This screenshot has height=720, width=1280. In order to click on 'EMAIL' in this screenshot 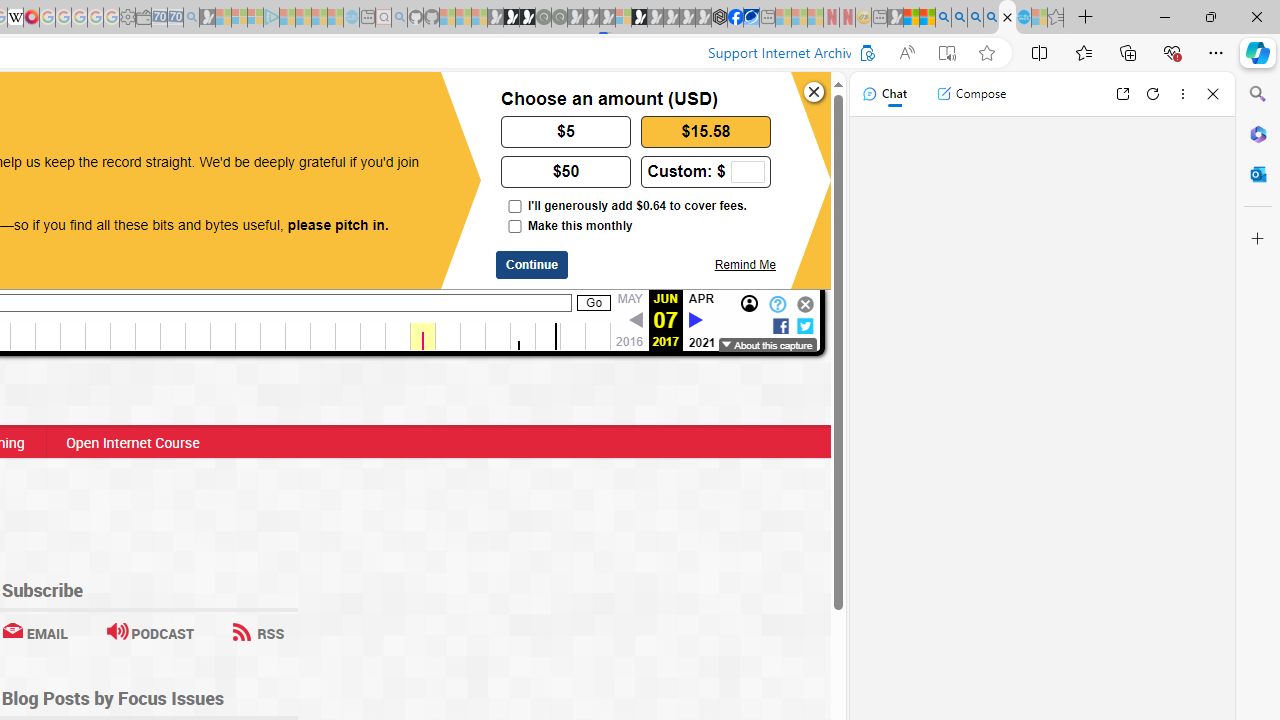, I will do `click(34, 633)`.